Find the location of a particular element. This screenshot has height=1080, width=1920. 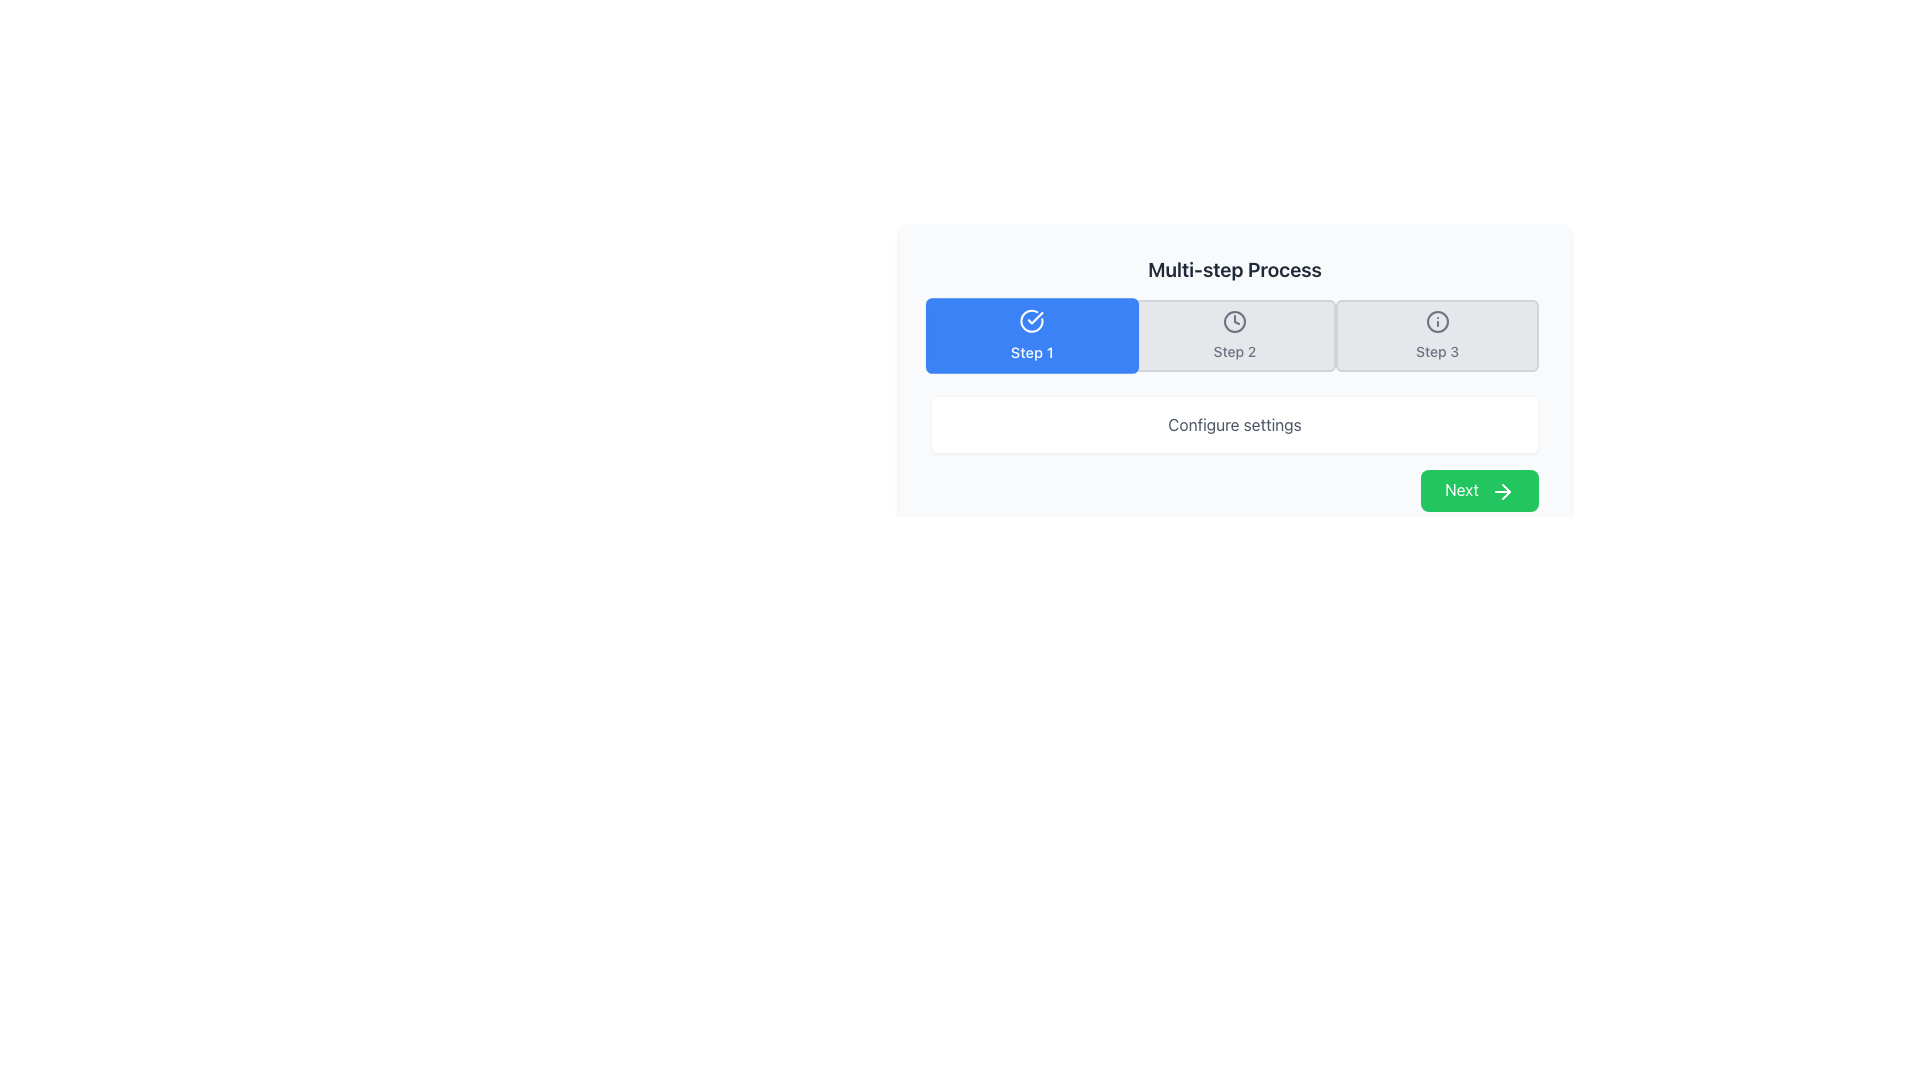

the circular outline of the clock icon in the 'Step 2' section of the multi-step progress bar, which is located in the top-middle portion of the interface is located at coordinates (1233, 320).